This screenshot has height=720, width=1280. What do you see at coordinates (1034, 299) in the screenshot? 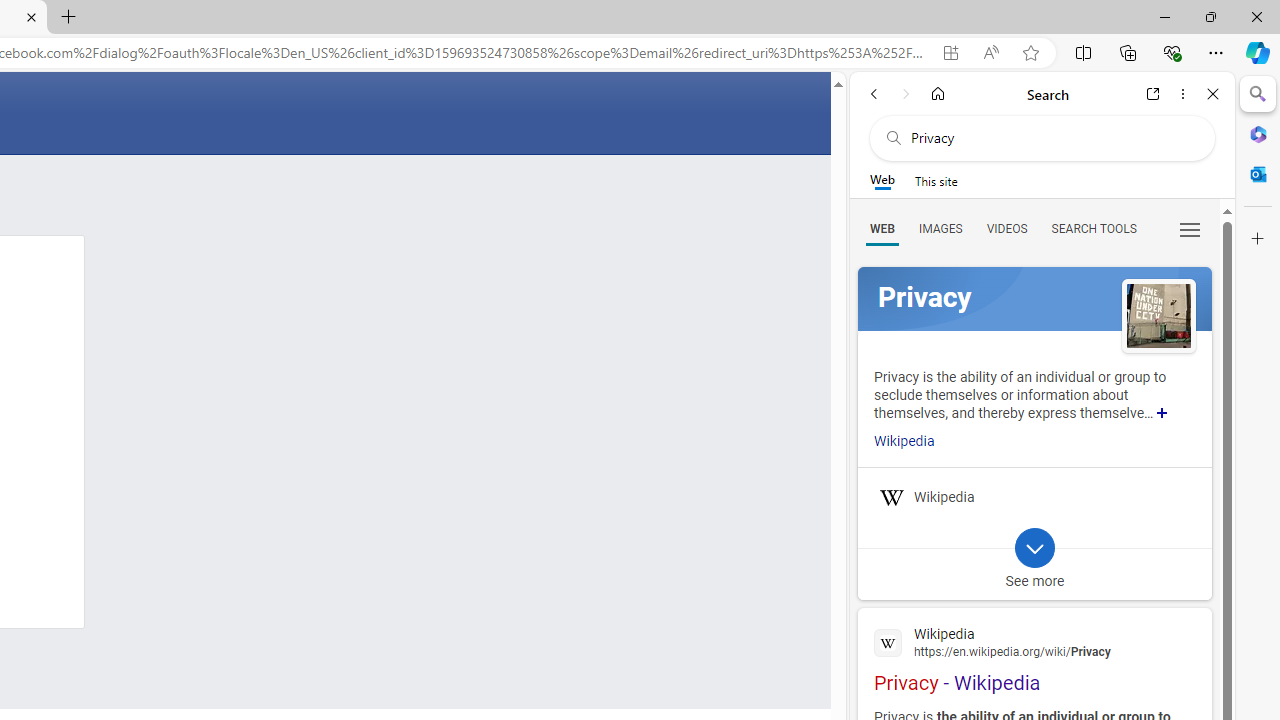
I see `'Class: spl_logobg'` at bounding box center [1034, 299].